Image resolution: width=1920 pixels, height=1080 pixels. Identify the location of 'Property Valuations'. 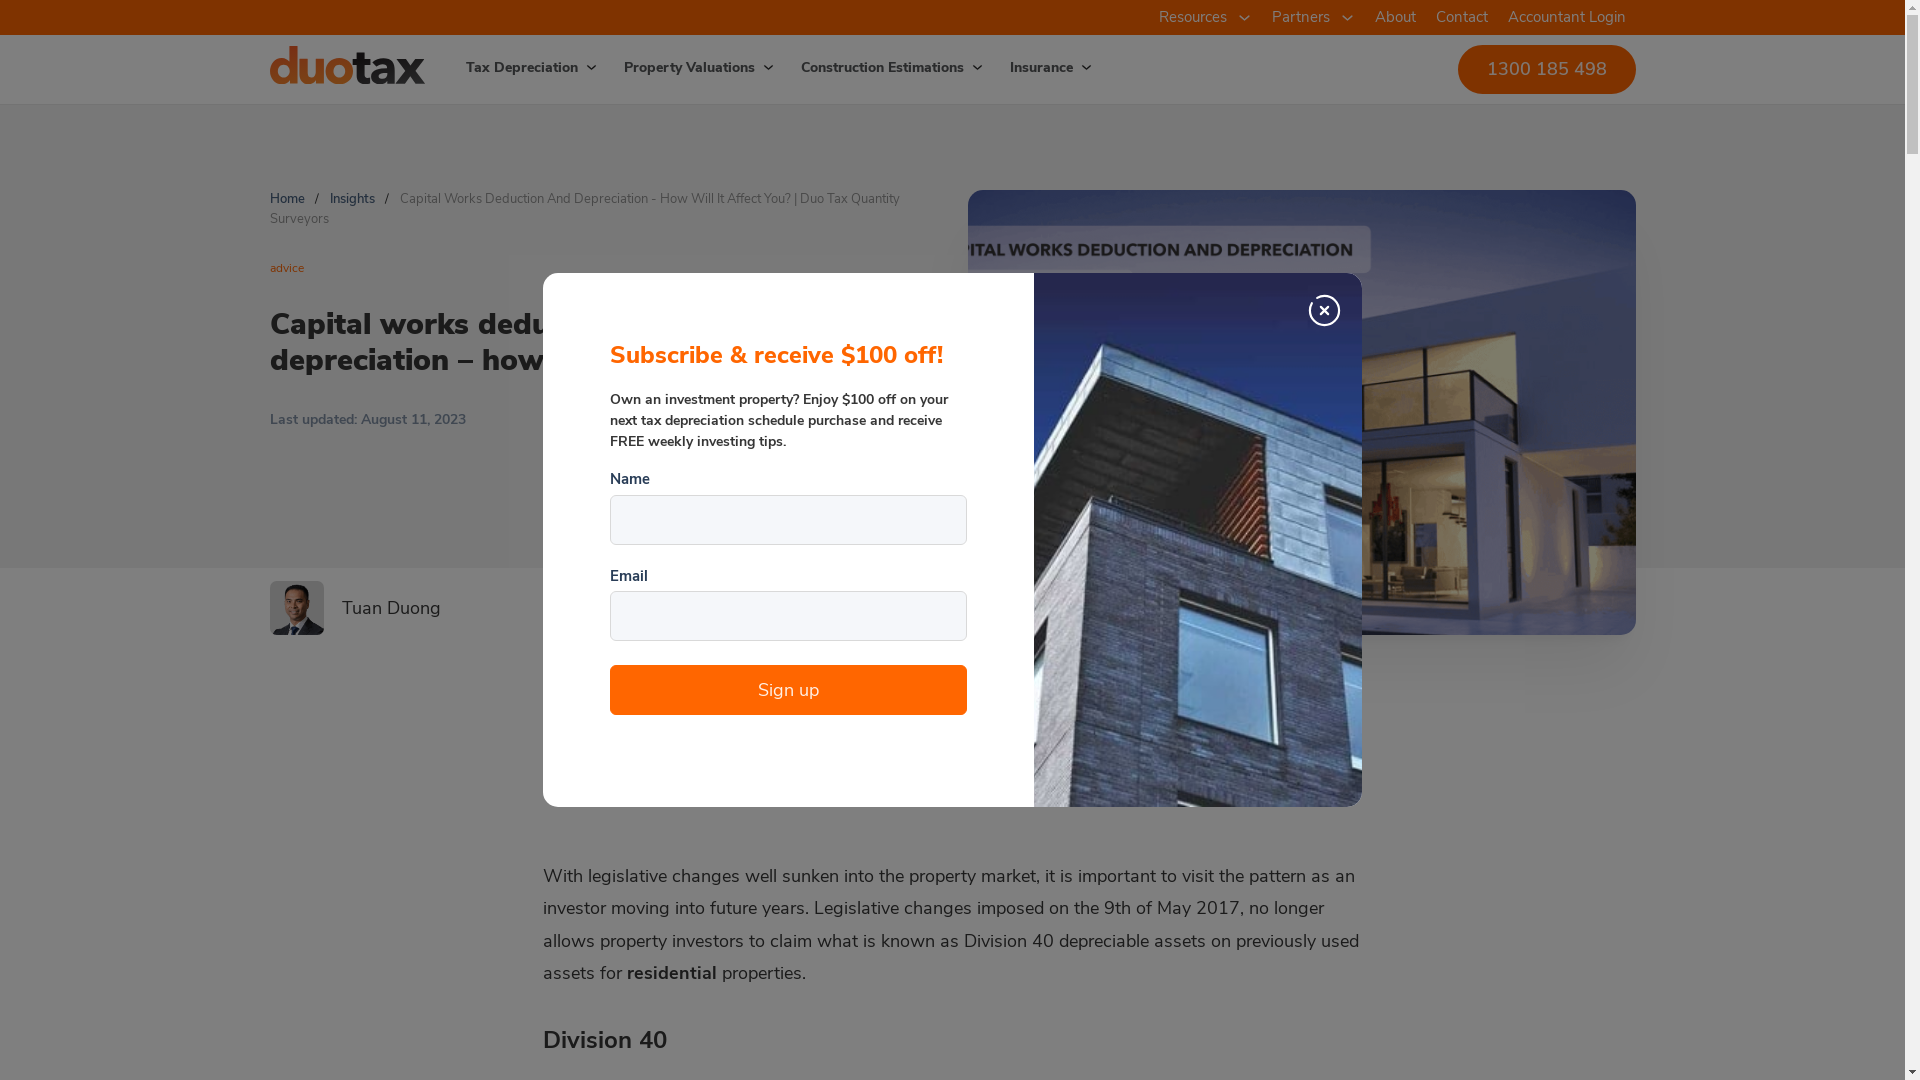
(597, 66).